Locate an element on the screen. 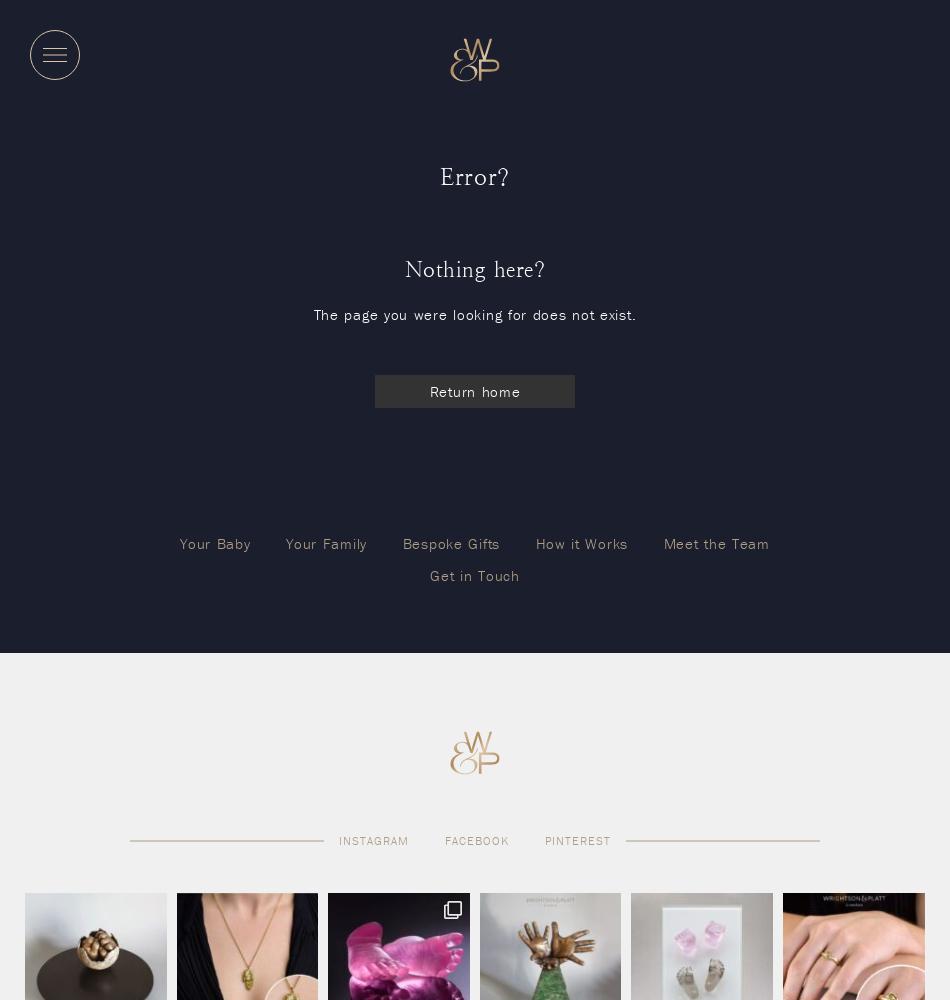  'Your Family' is located at coordinates (325, 542).